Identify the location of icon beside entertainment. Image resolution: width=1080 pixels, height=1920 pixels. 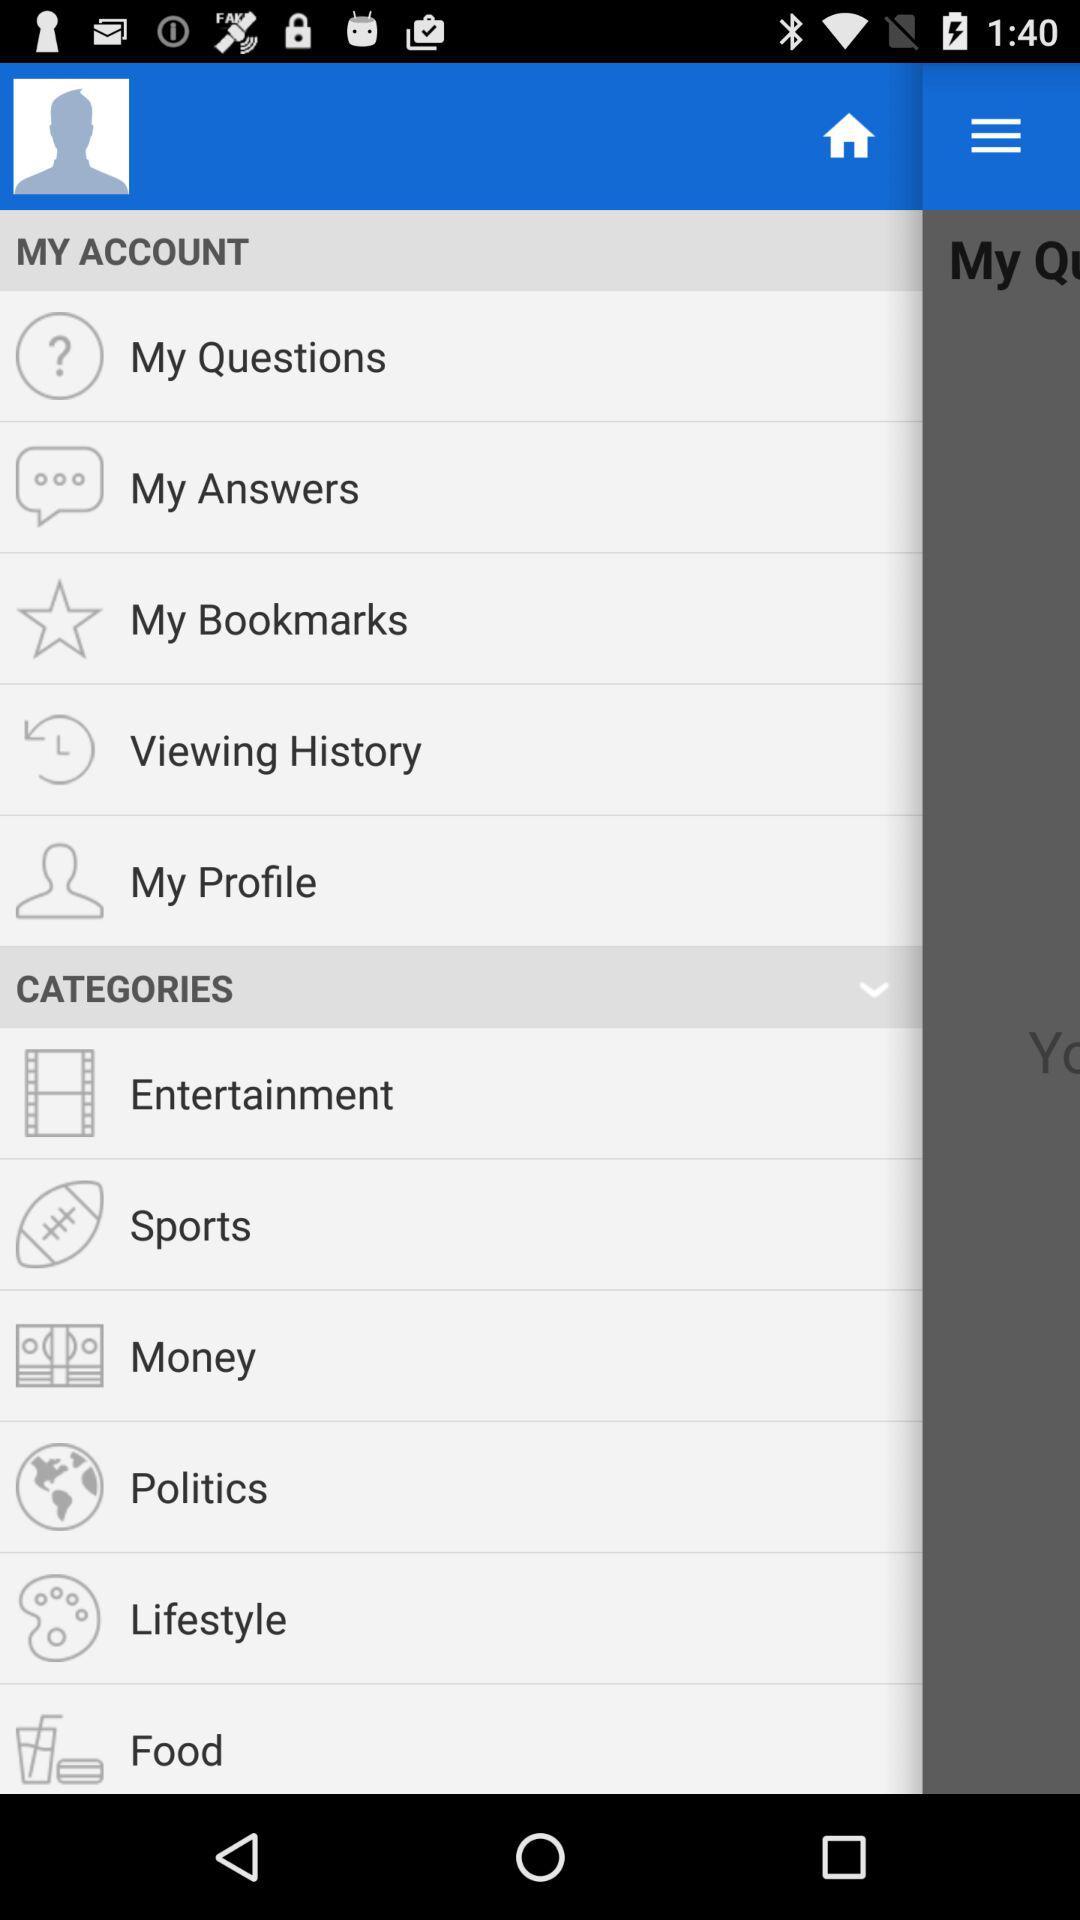
(59, 1092).